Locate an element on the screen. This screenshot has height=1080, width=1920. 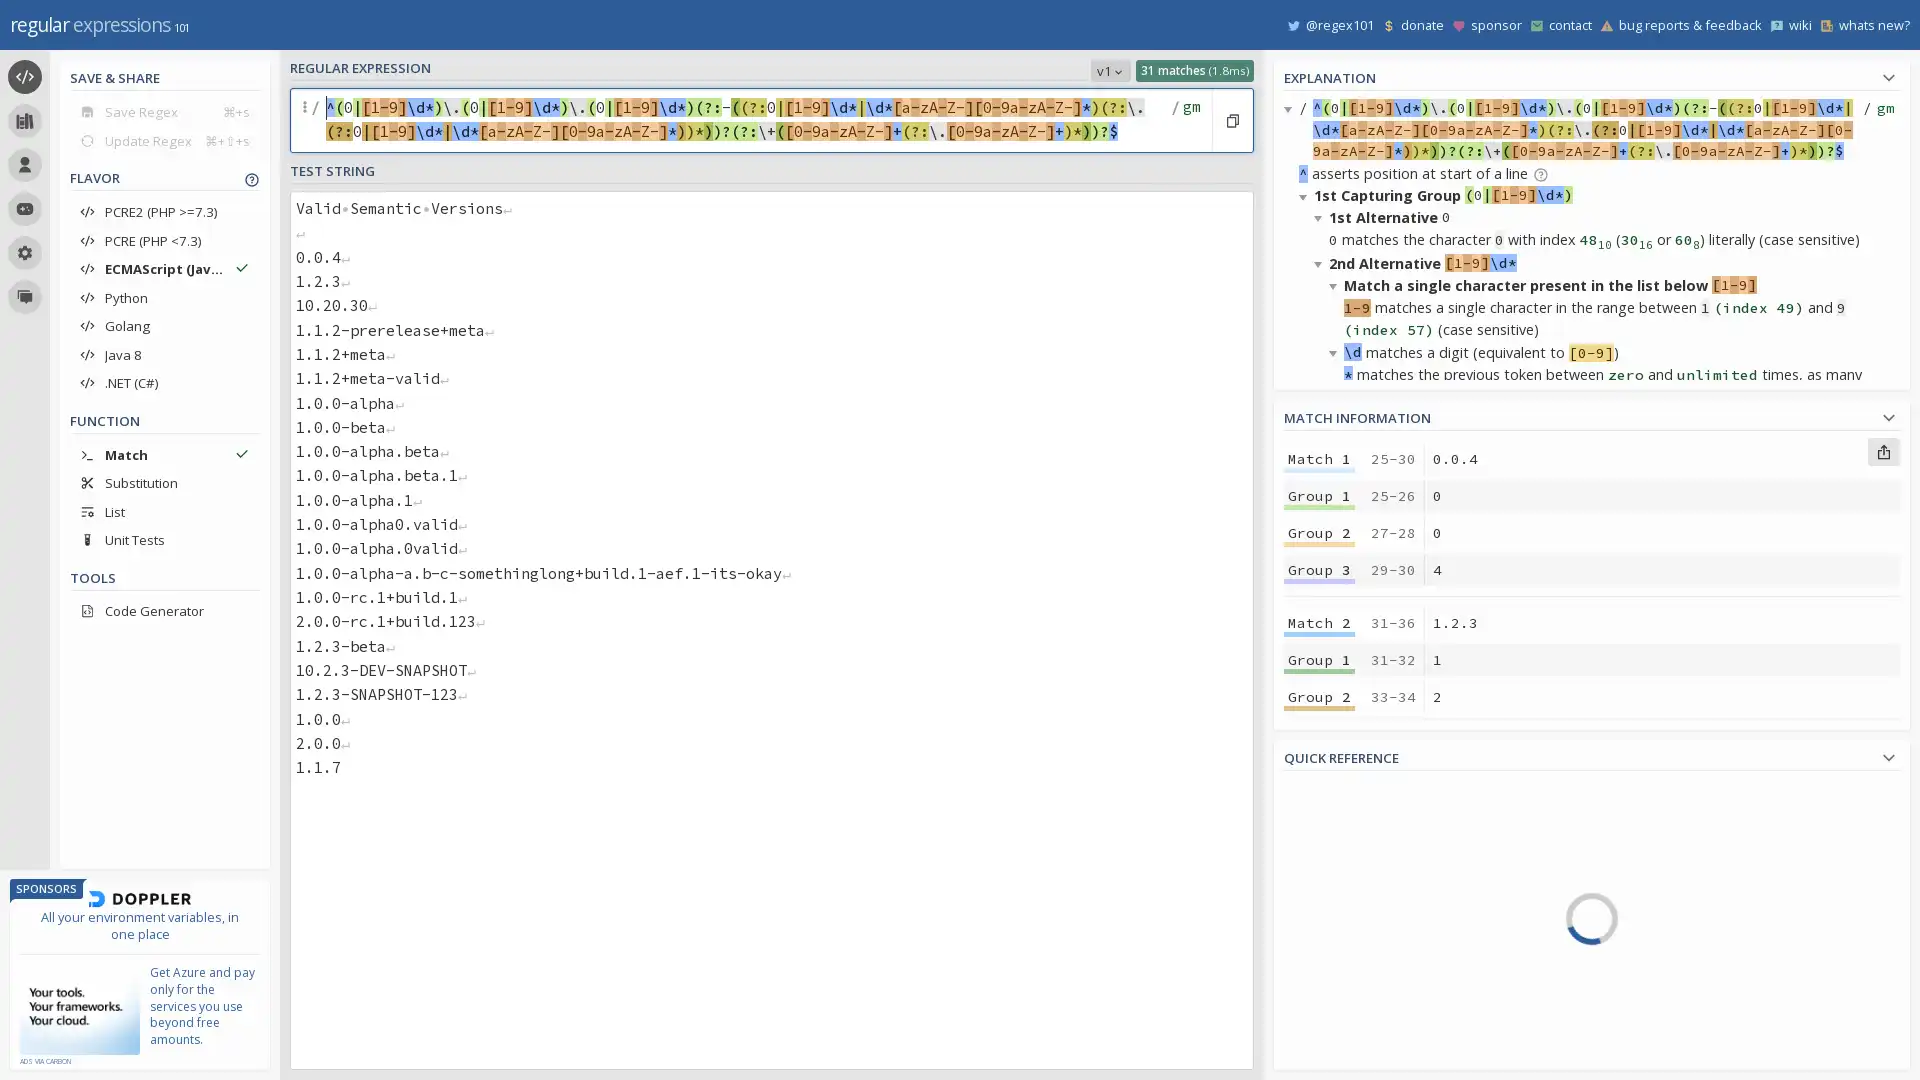
Match 1 is located at coordinates (1319, 459).